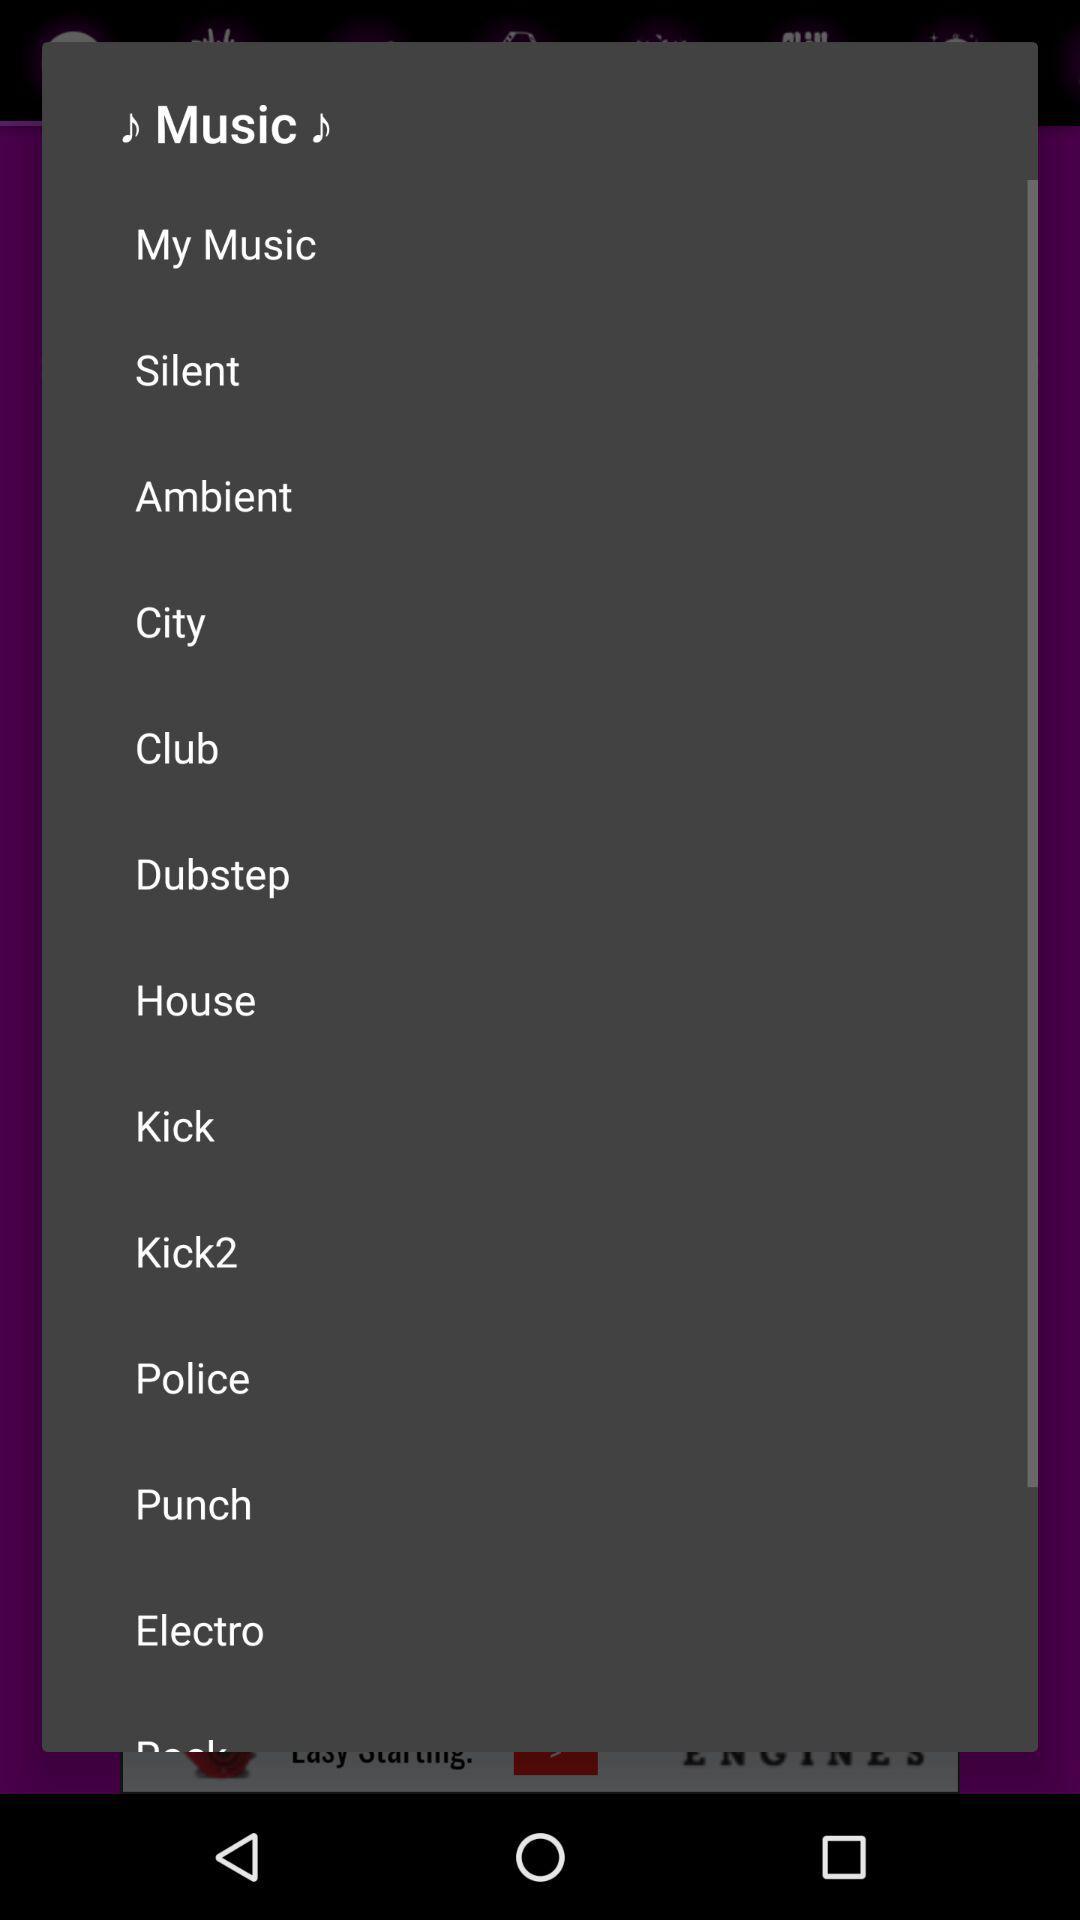 This screenshot has width=1080, height=1920. I want to click on the icon above the 		house, so click(540, 873).